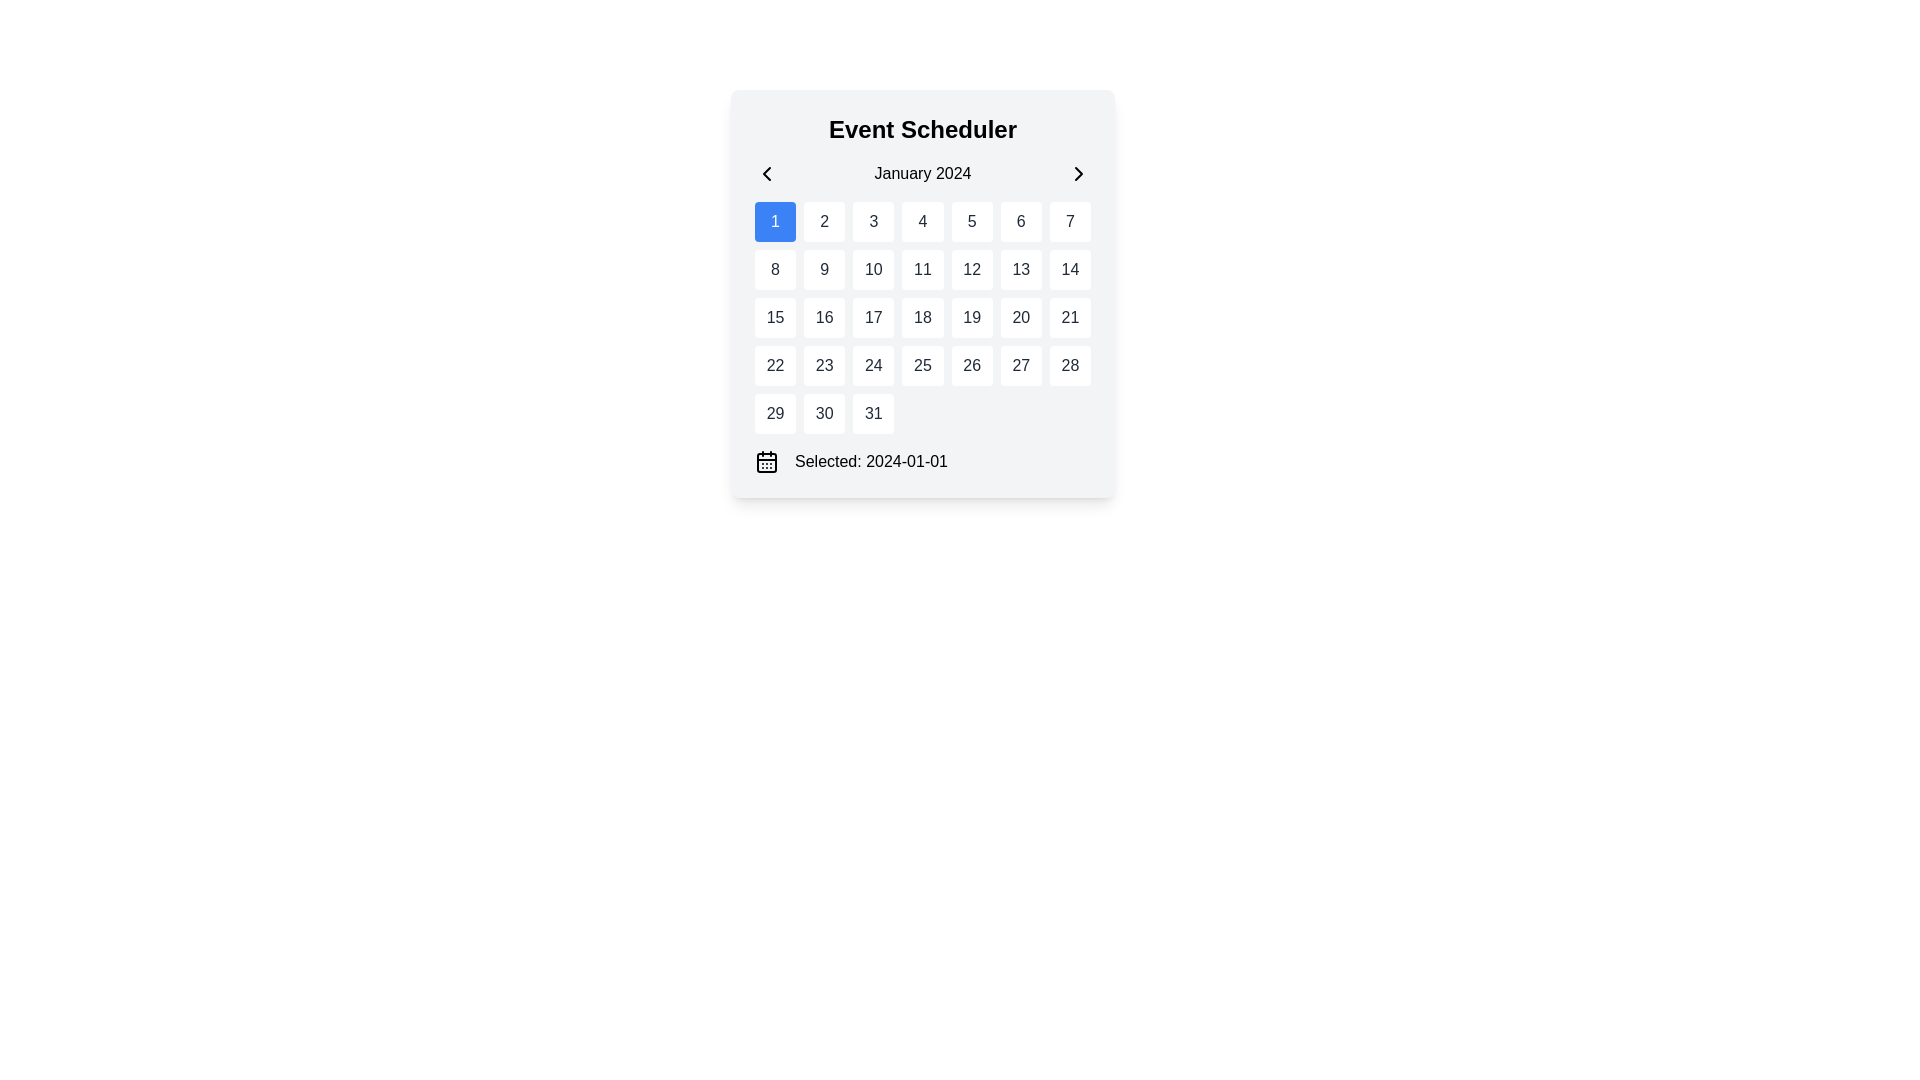 The height and width of the screenshot is (1080, 1920). I want to click on the static text label displaying 'Event Scheduler', which is a large, bolded, centrally-aligned text at the top of a grey, rounded box in the calendar interface, so click(921, 130).